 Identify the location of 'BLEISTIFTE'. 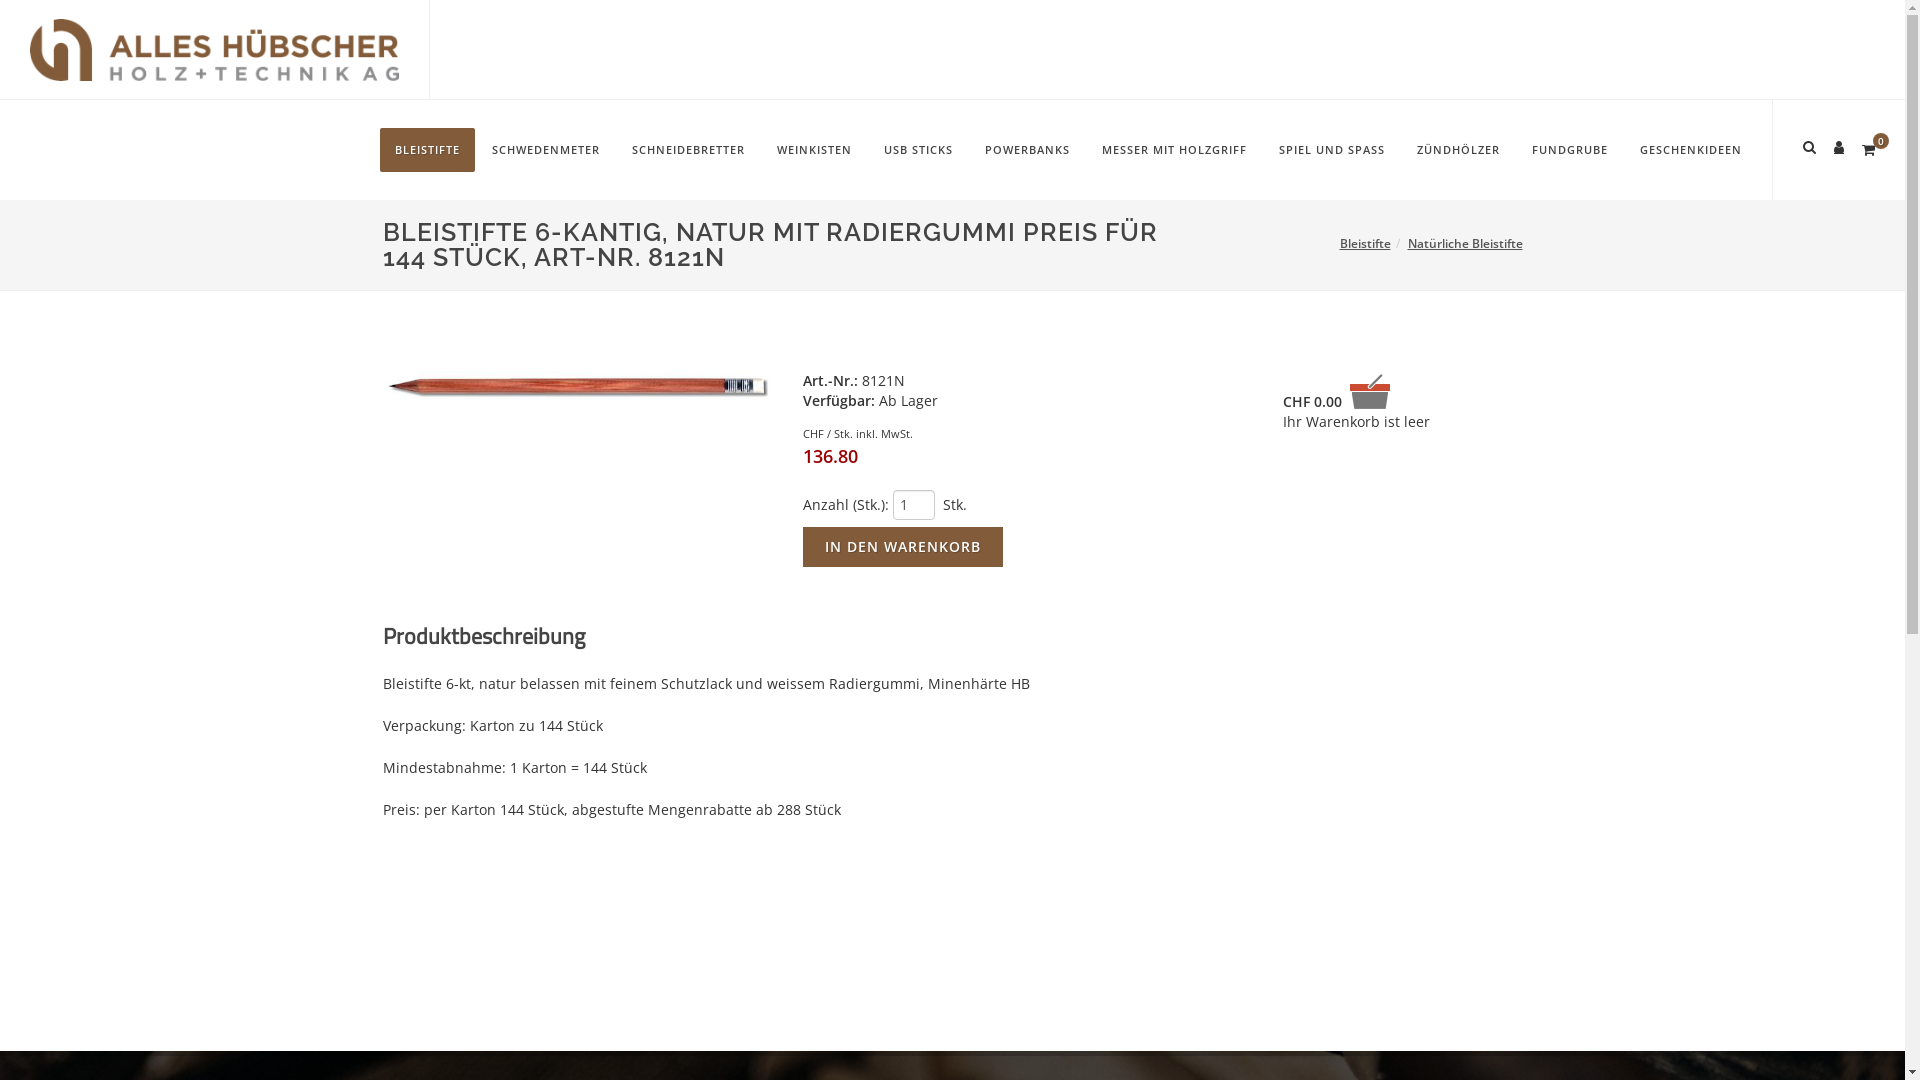
(426, 149).